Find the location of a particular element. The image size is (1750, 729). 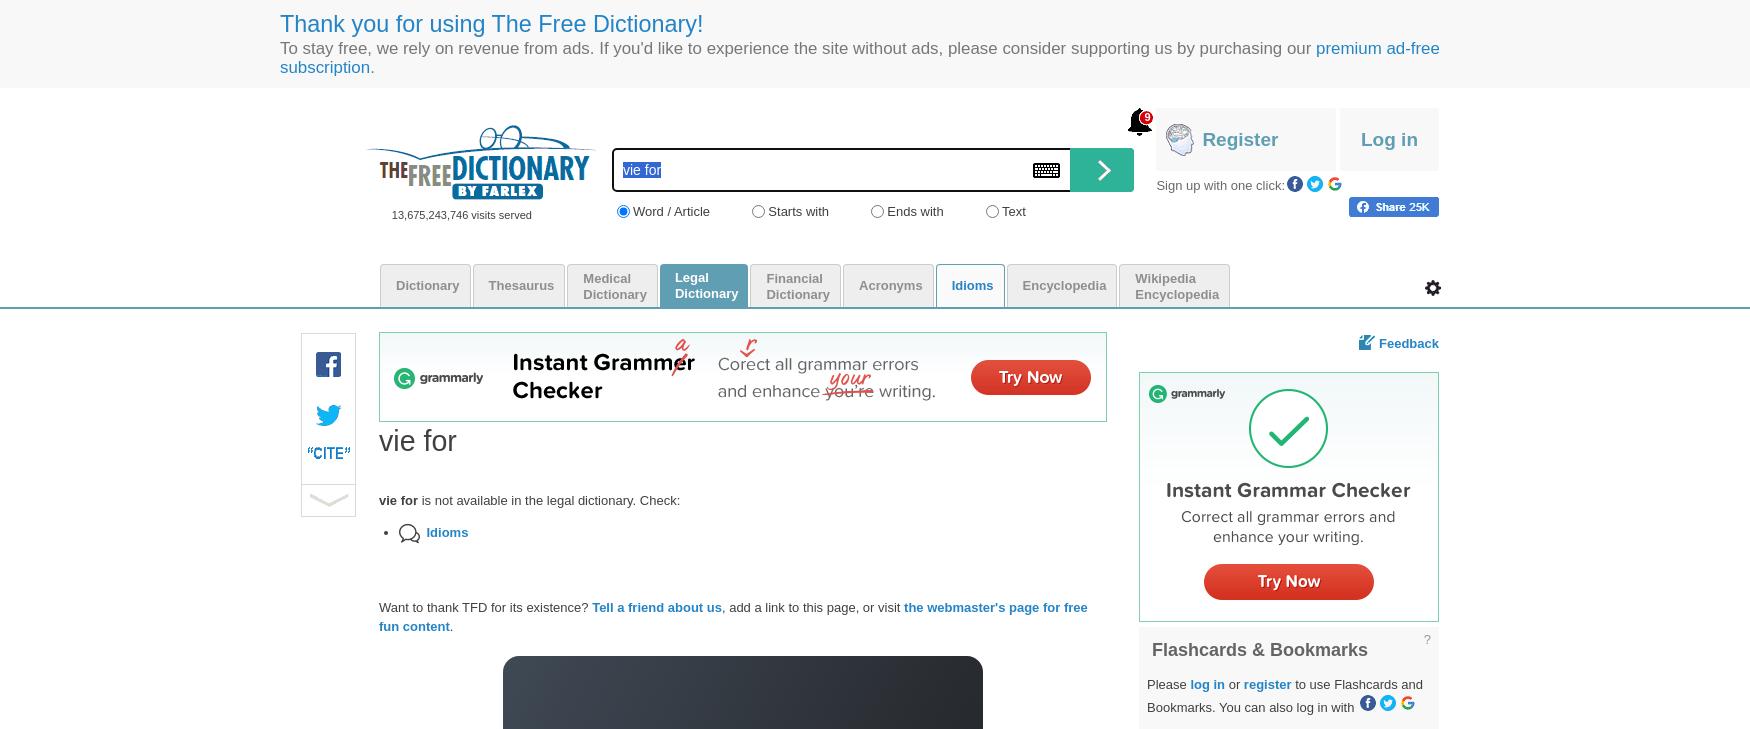

'the webmaster's page for free fun content' is located at coordinates (378, 616).